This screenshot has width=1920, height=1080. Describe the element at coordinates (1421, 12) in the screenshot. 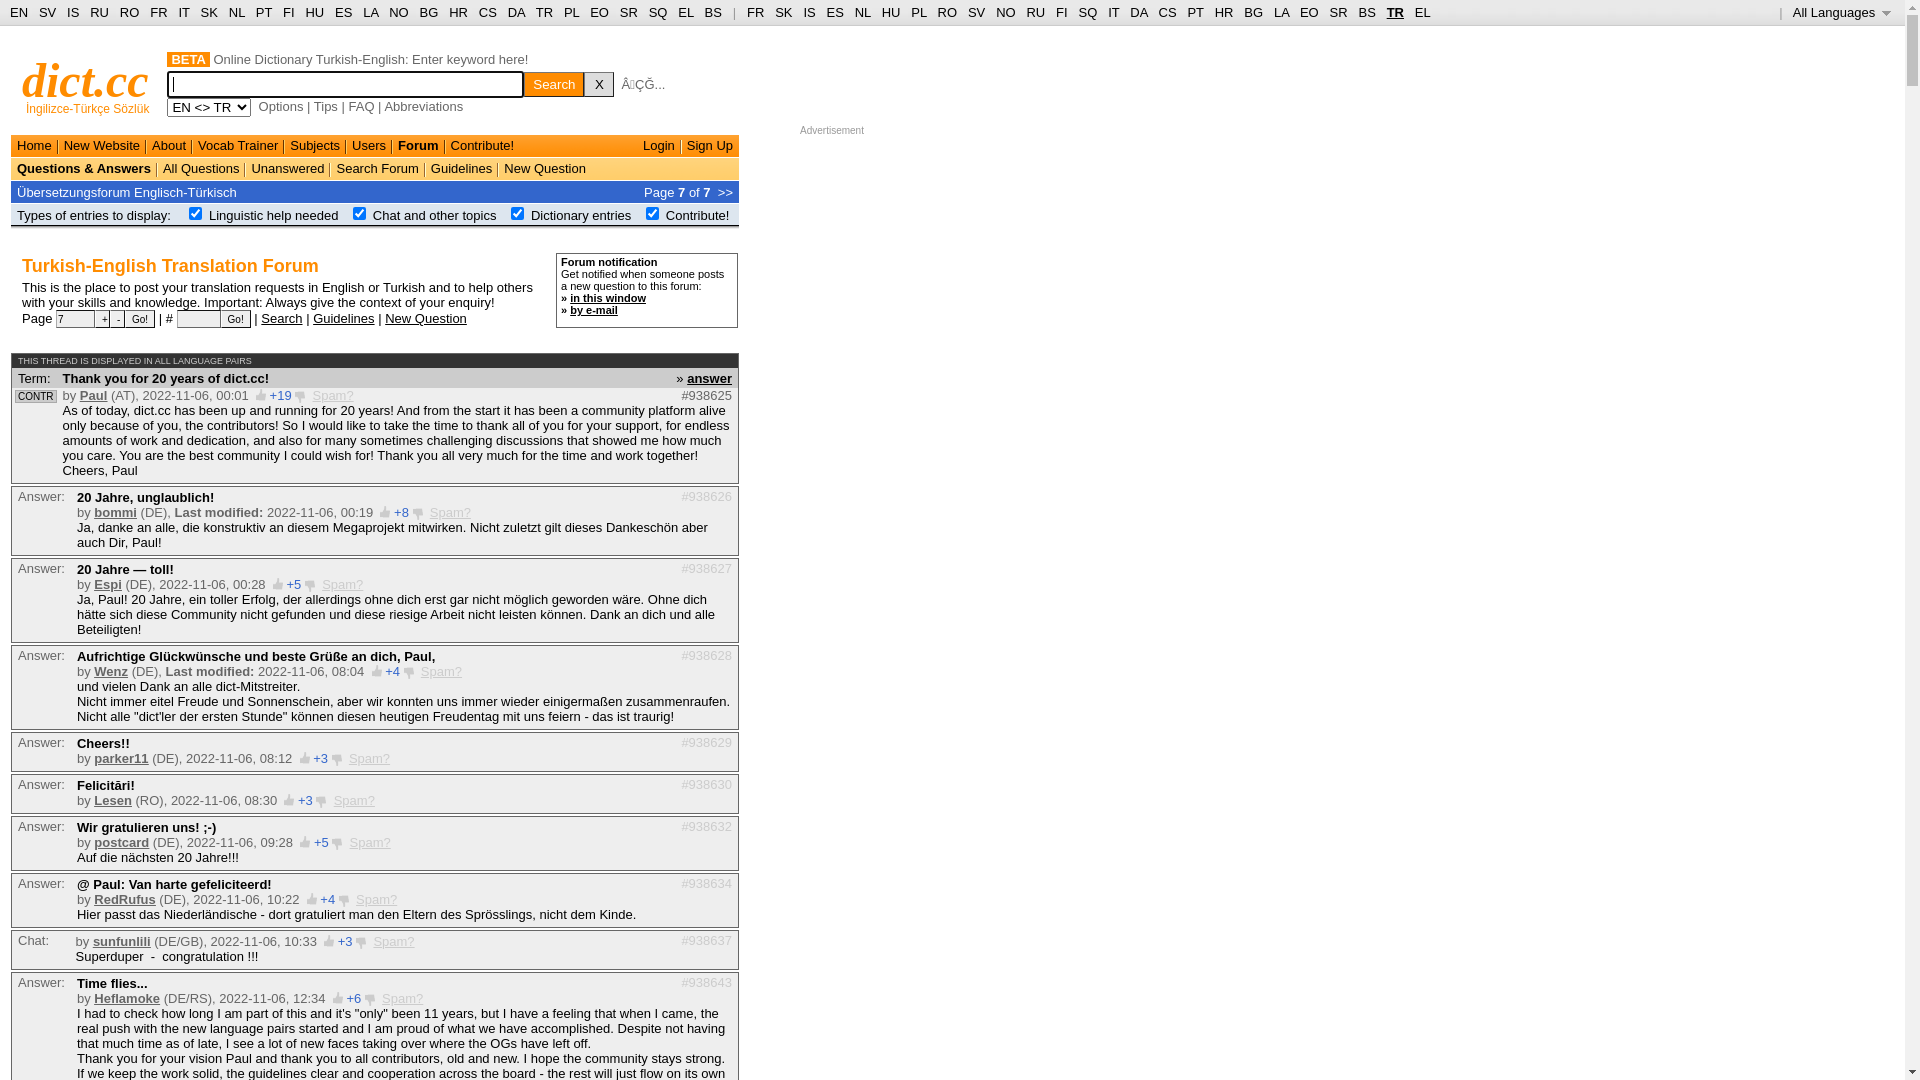

I see `'EL'` at that location.